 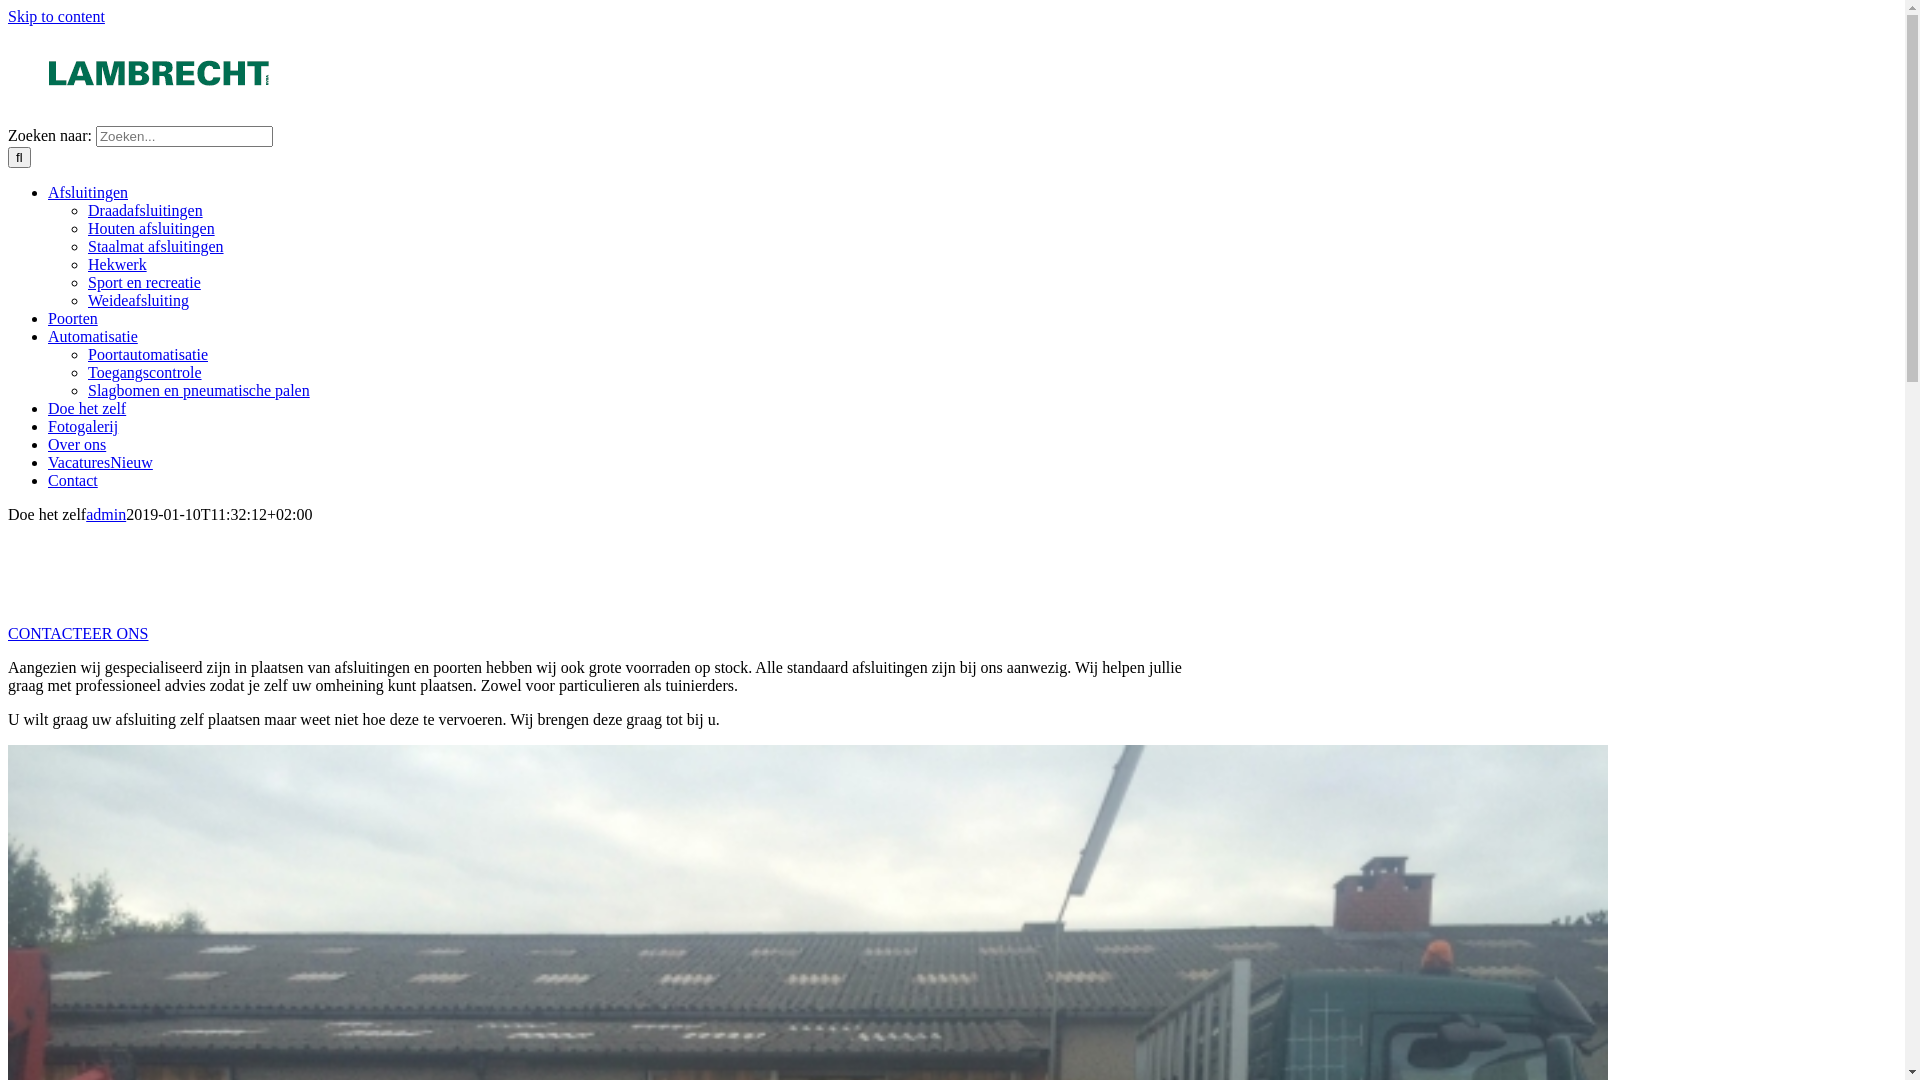 What do you see at coordinates (91, 335) in the screenshot?
I see `'Automatisatie'` at bounding box center [91, 335].